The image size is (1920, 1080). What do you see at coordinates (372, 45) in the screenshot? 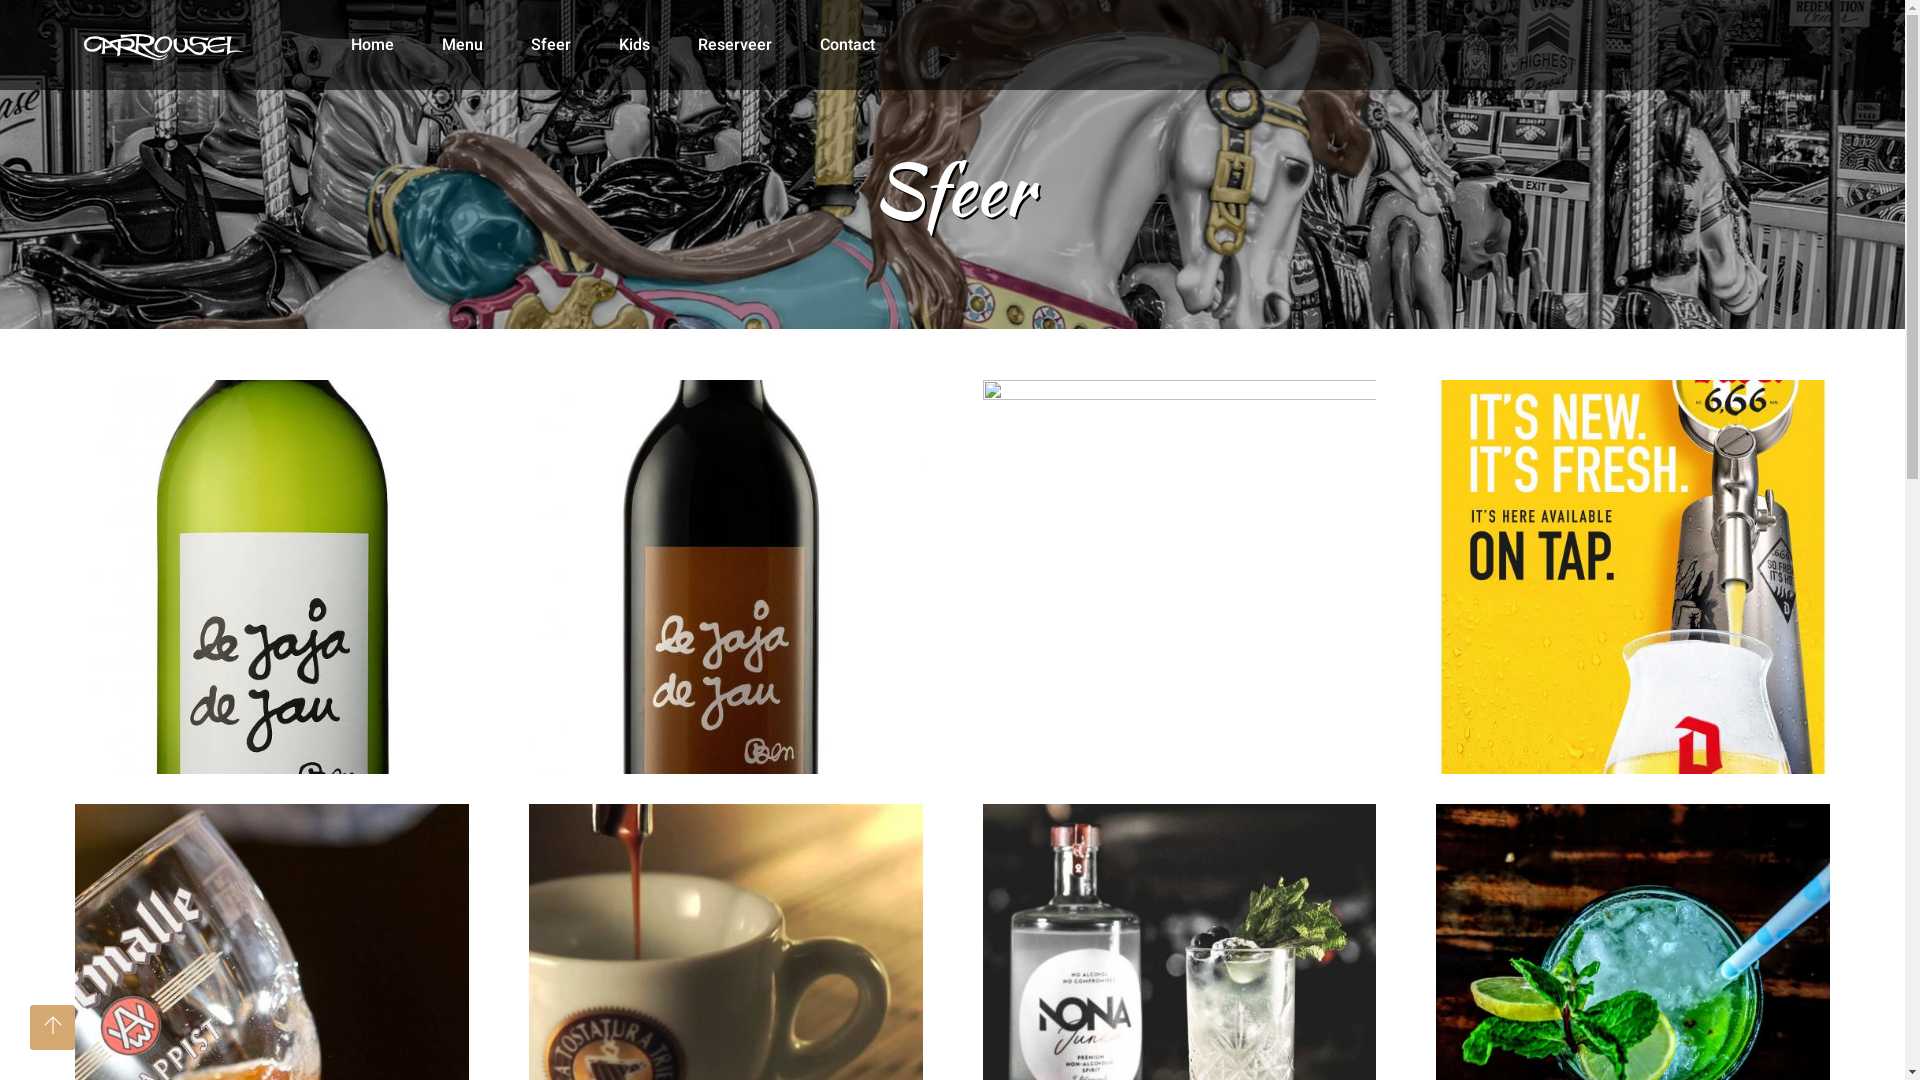
I see `'Home'` at bounding box center [372, 45].